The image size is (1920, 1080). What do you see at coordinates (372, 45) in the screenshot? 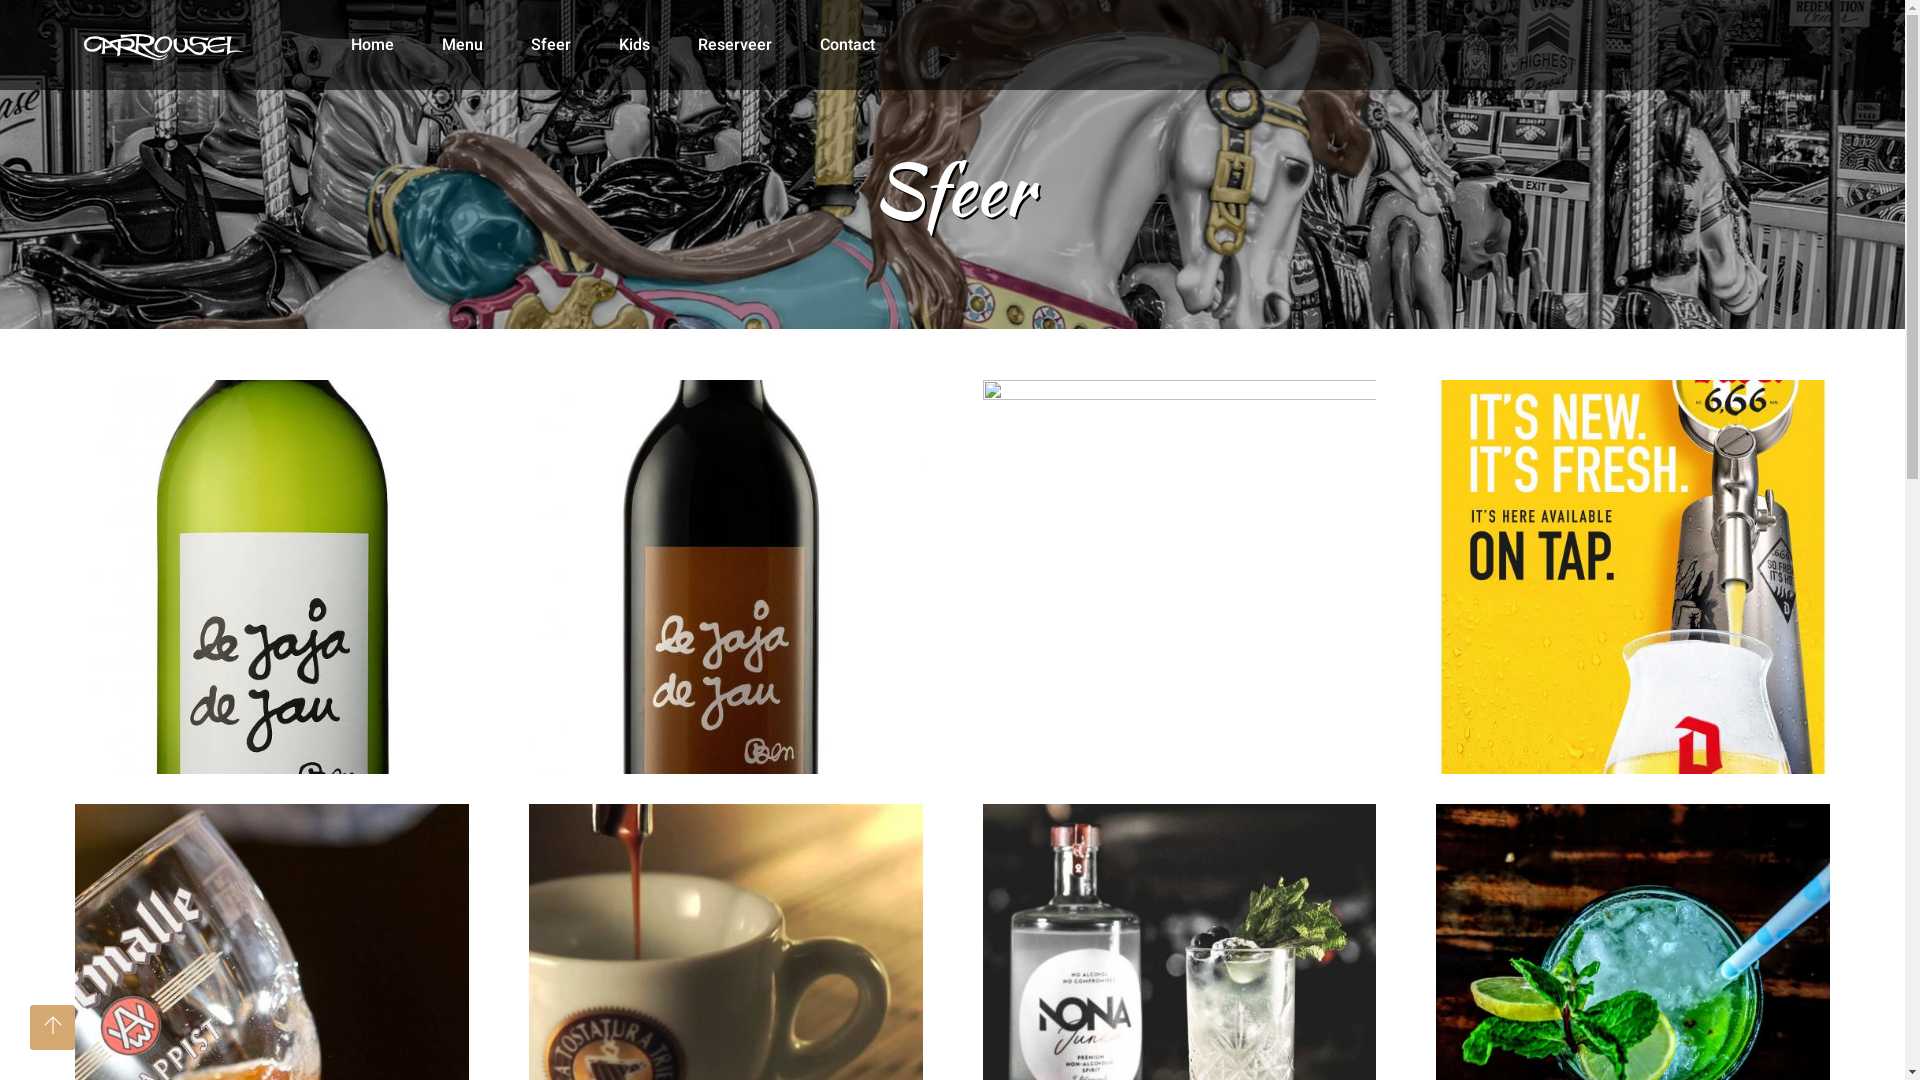
I see `'Home'` at bounding box center [372, 45].